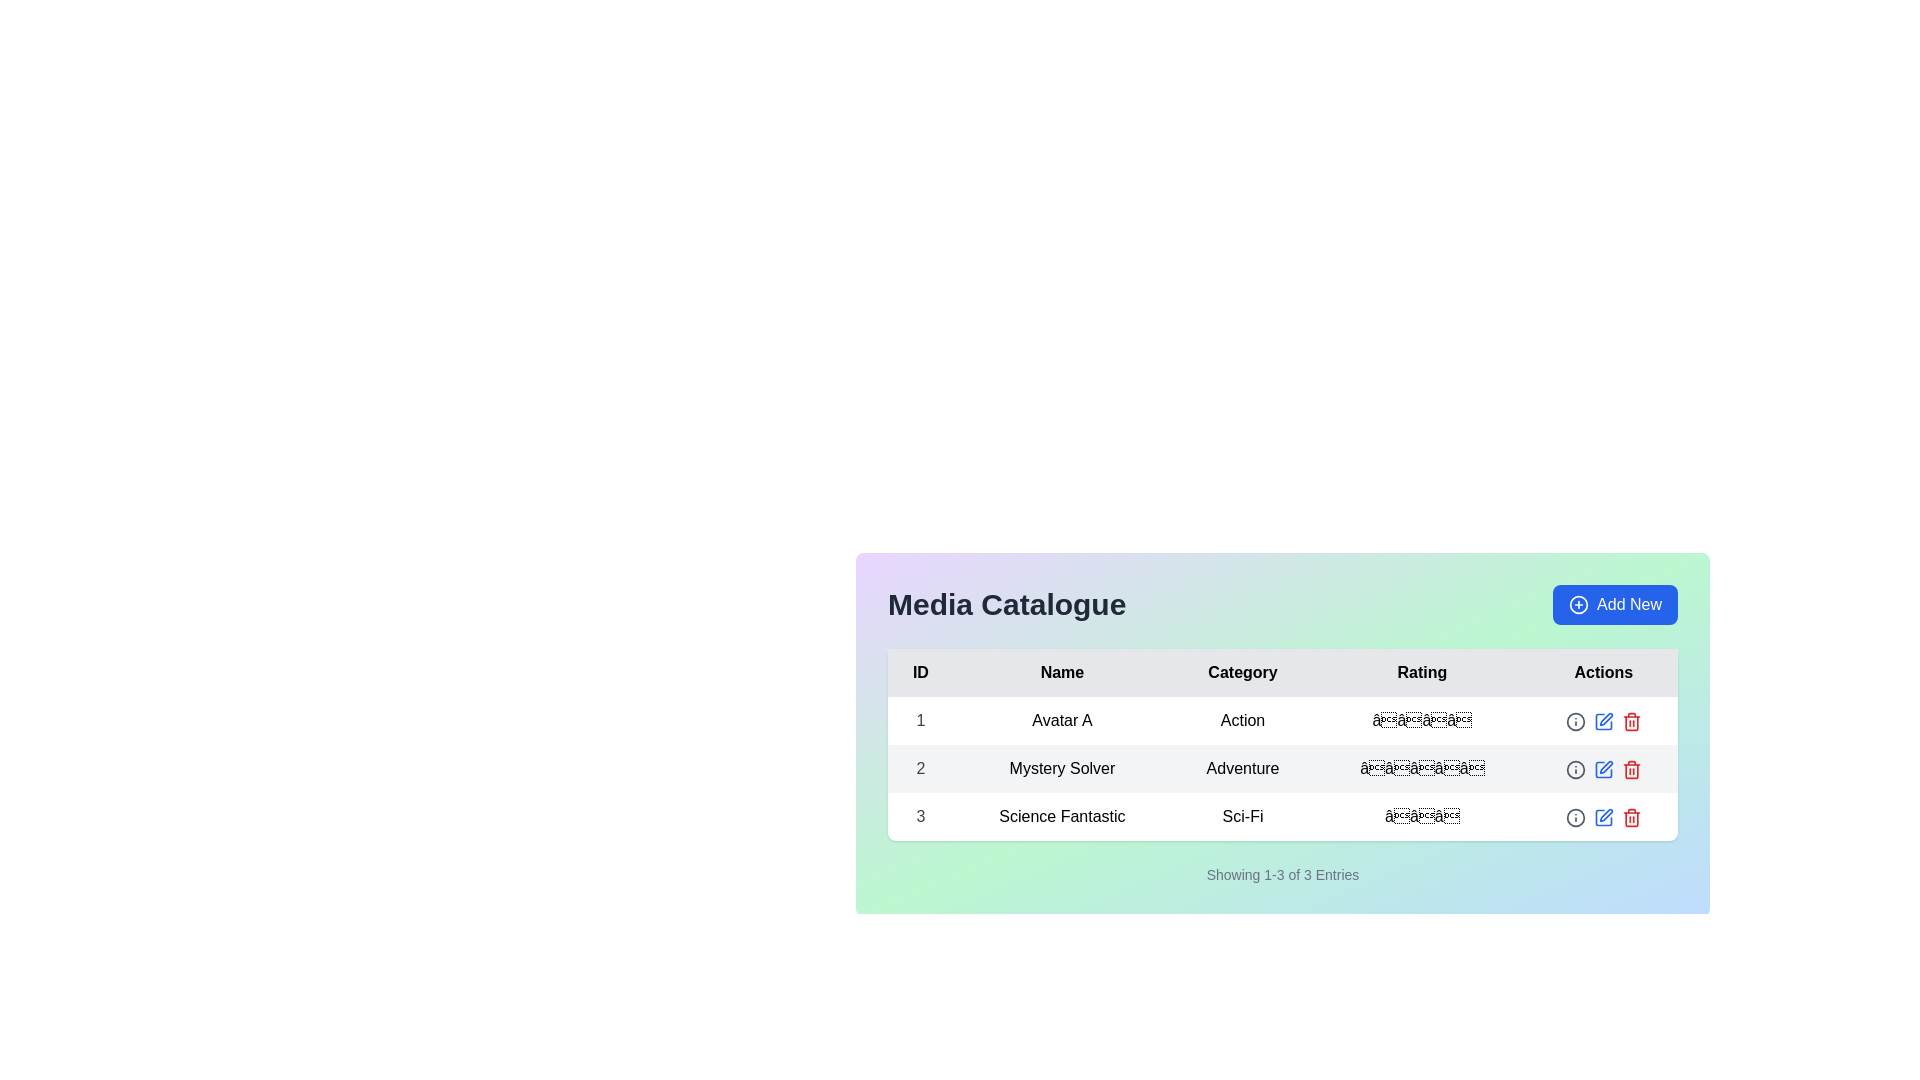 Image resolution: width=1920 pixels, height=1080 pixels. Describe the element at coordinates (1574, 721) in the screenshot. I see `the circular gray information icon located in the 'Actions' column of the second row in the table` at that location.